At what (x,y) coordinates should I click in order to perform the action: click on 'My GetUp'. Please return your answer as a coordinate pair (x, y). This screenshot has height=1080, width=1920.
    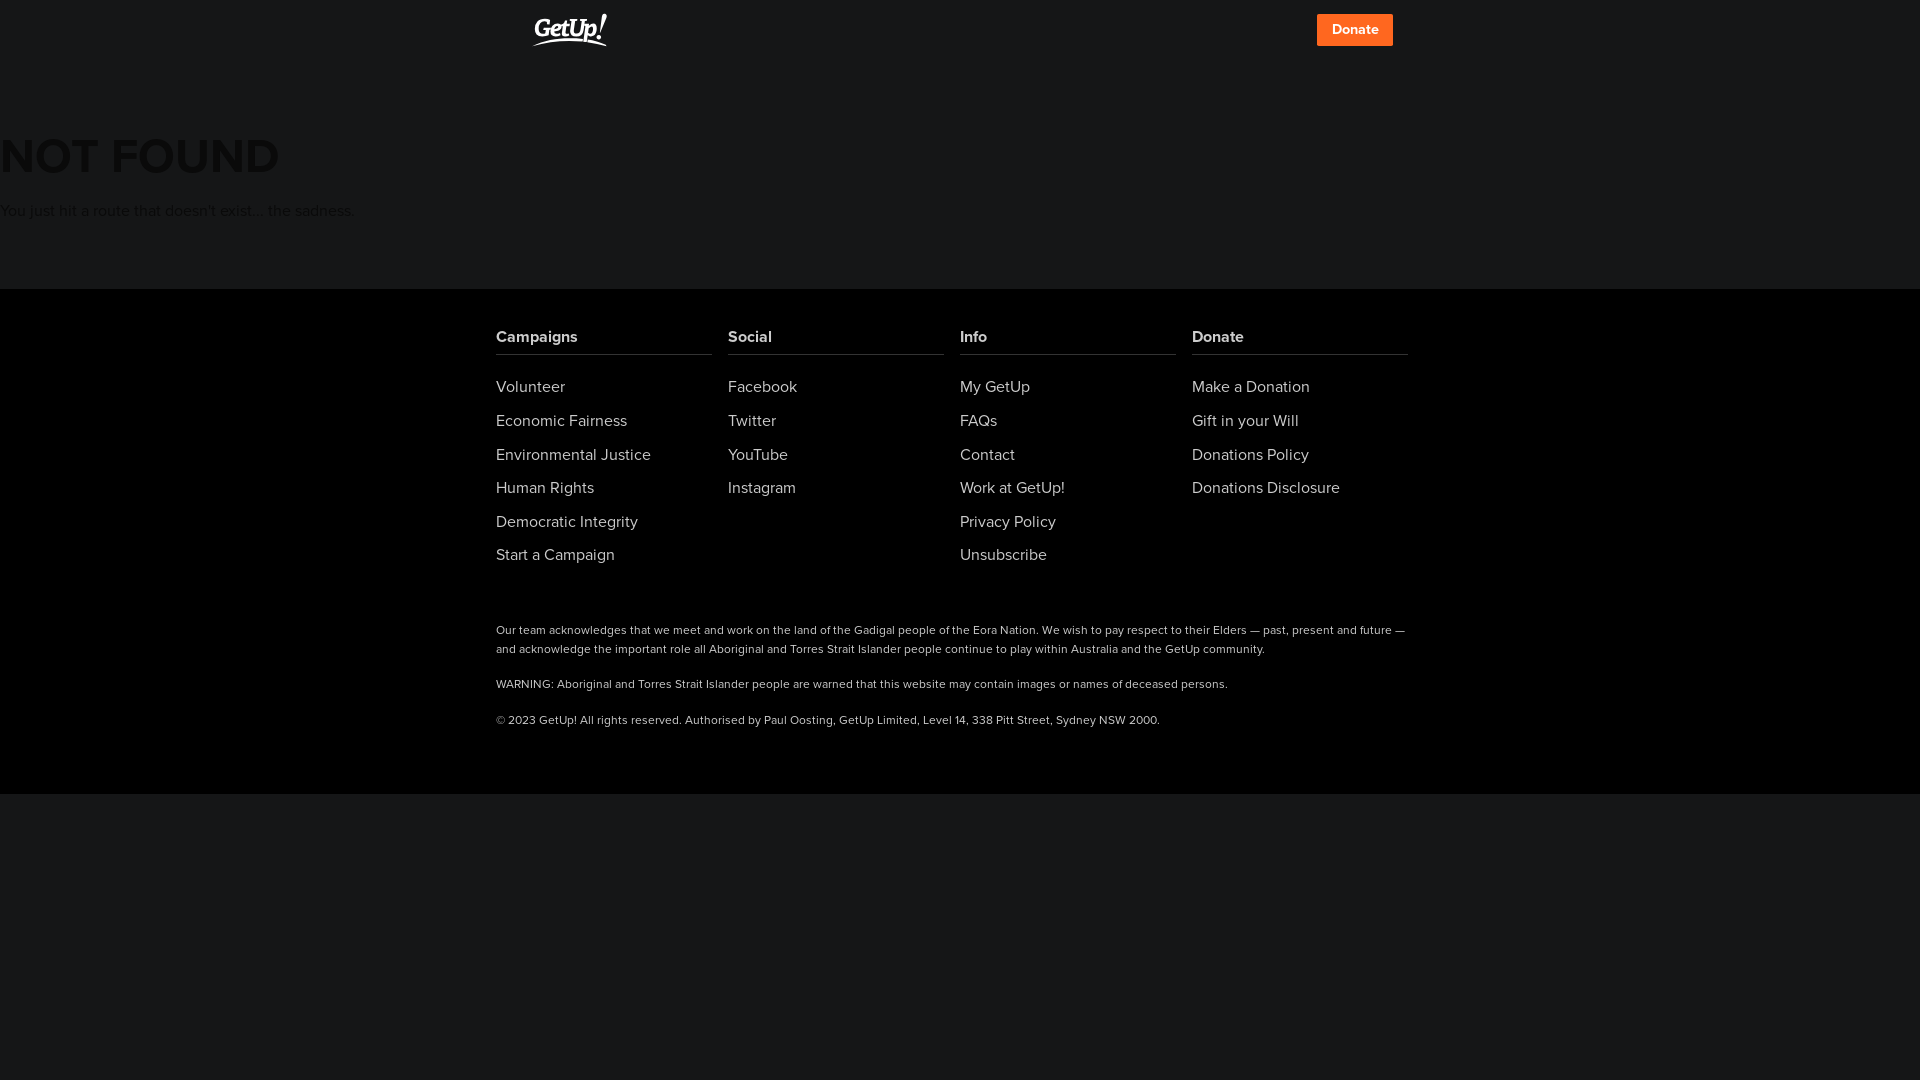
    Looking at the image, I should click on (994, 386).